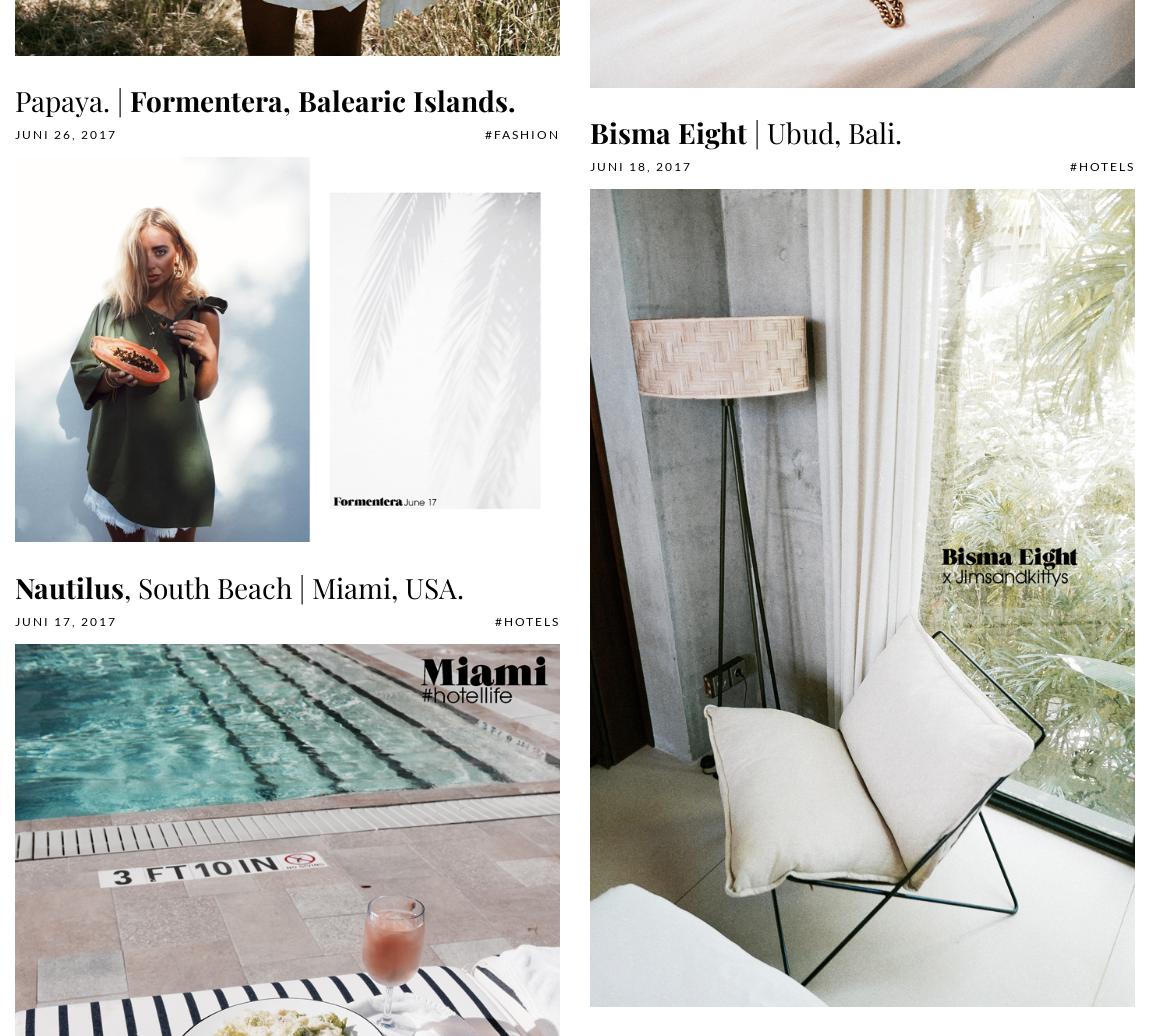  What do you see at coordinates (71, 100) in the screenshot?
I see `'Papaya. |'` at bounding box center [71, 100].